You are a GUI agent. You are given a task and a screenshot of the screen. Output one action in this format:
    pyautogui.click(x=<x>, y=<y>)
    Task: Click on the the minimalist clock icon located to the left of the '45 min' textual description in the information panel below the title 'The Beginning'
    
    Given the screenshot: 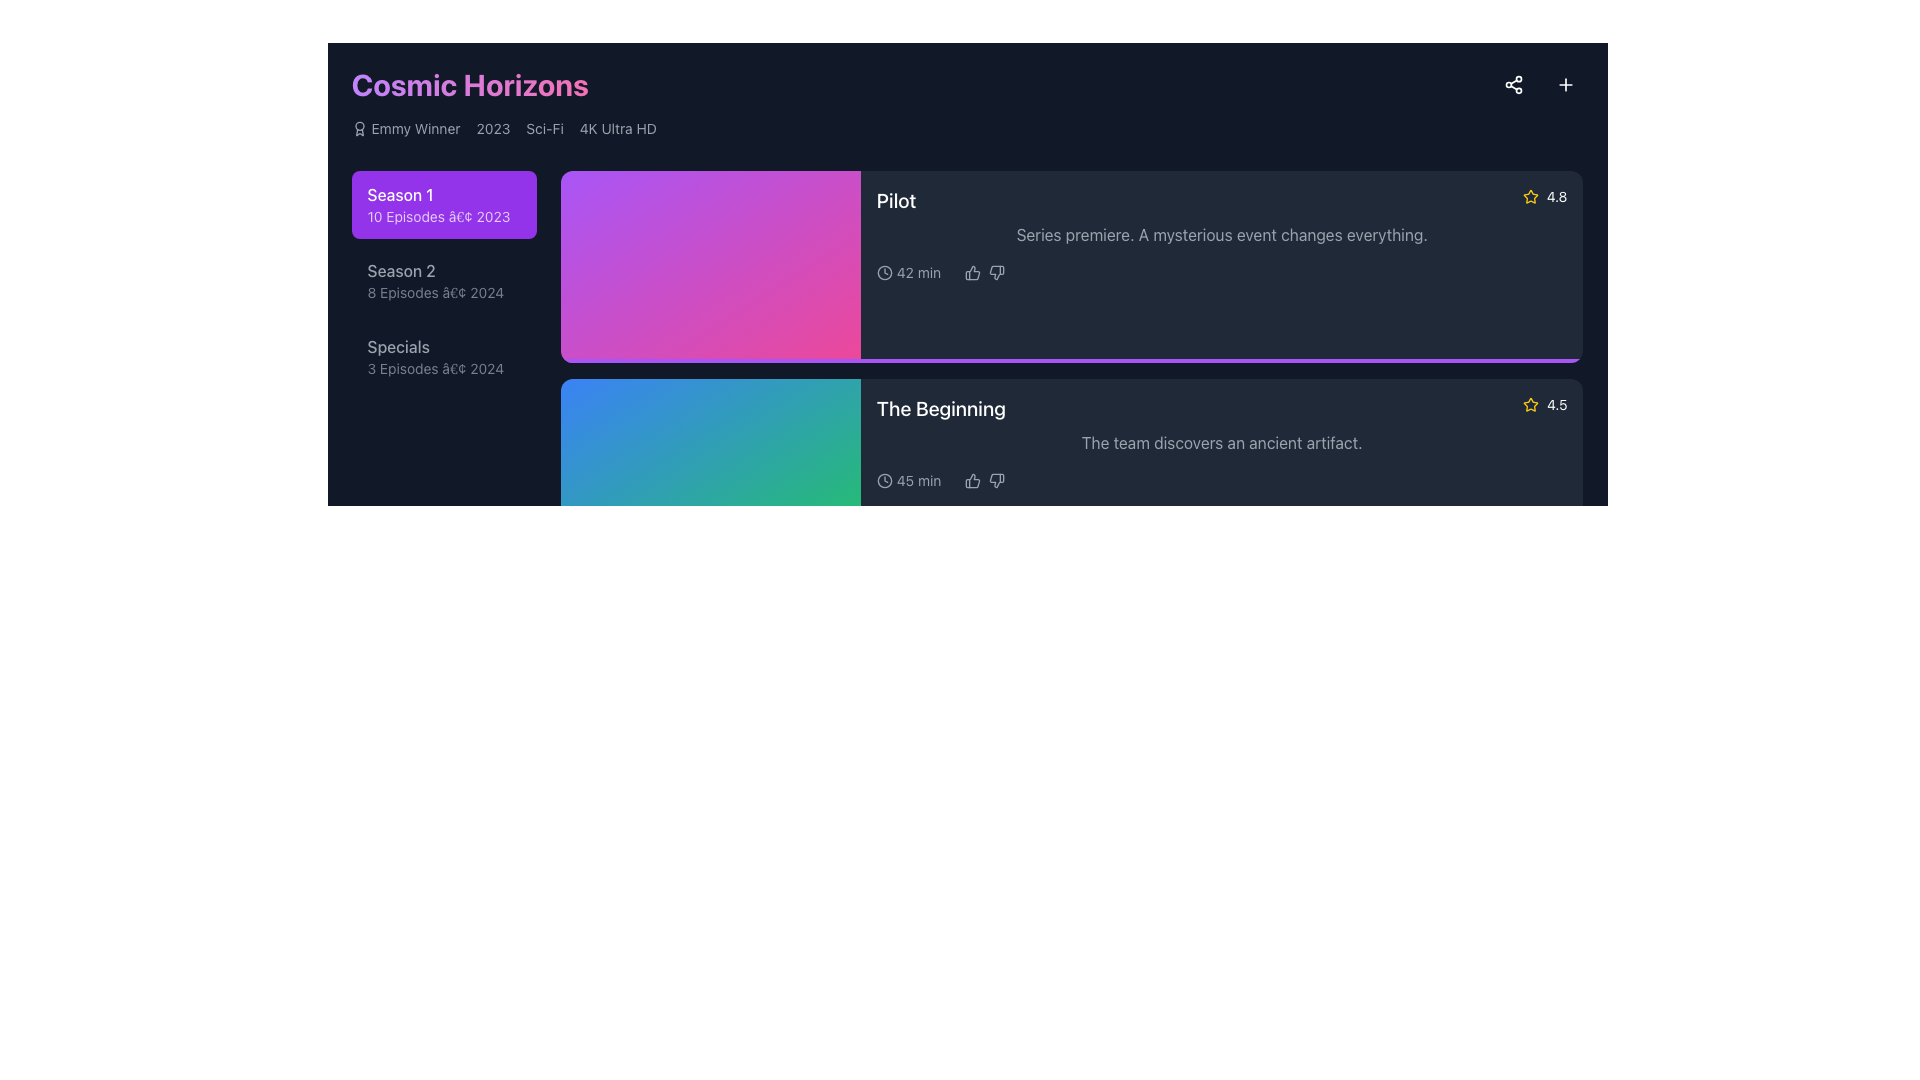 What is the action you would take?
    pyautogui.click(x=883, y=481)
    